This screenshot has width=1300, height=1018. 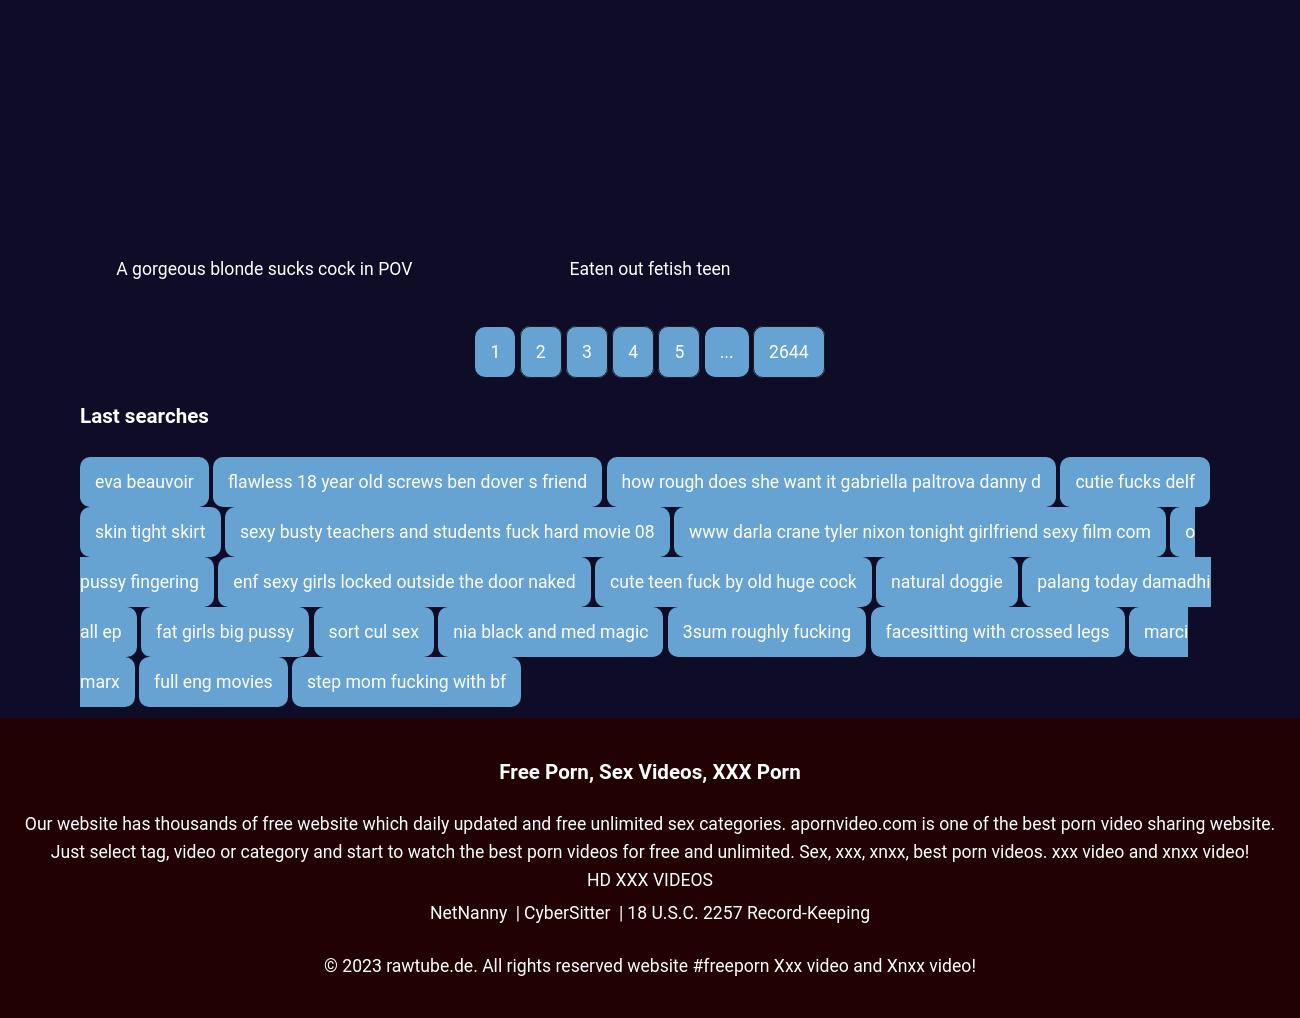 I want to click on 'www darla crane tyler nixon tonight girlfriend sexy film com', so click(x=918, y=529).